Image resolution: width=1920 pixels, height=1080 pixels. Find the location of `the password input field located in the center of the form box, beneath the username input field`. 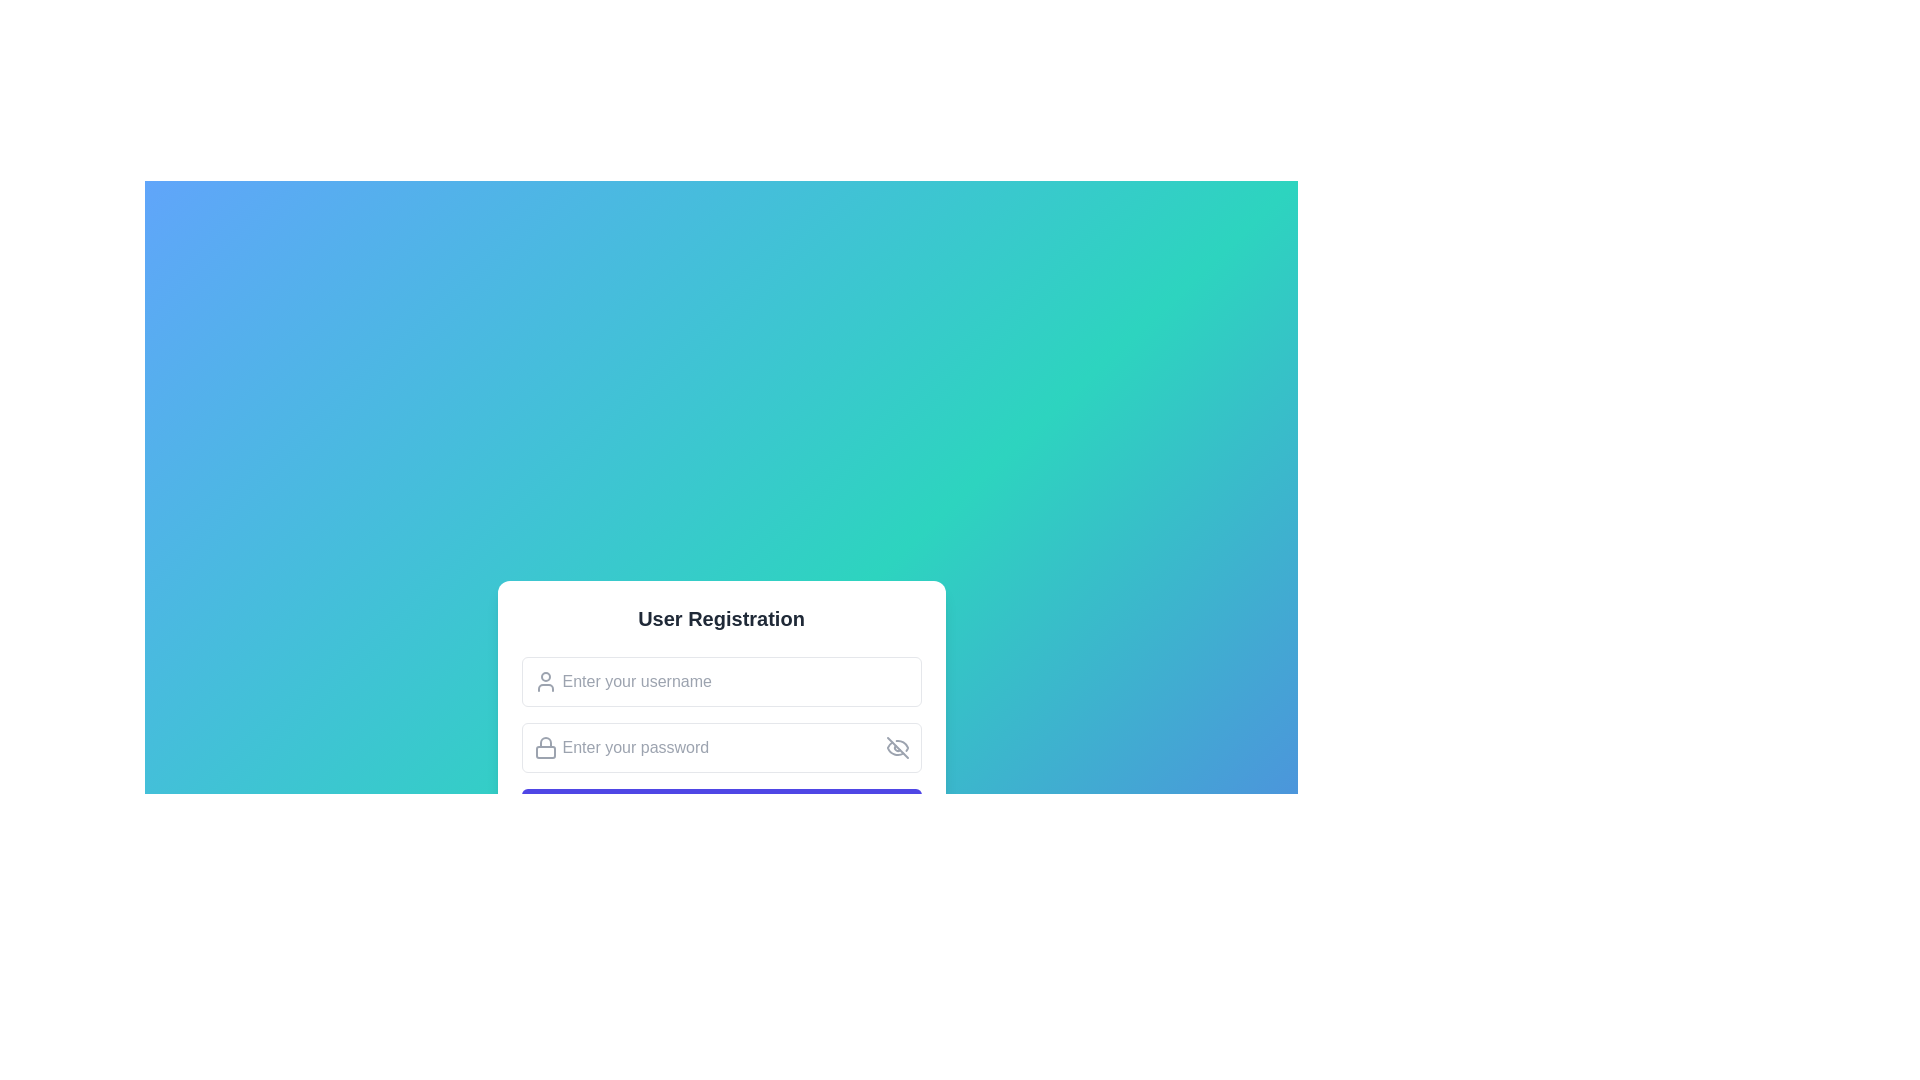

the password input field located in the center of the form box, beneath the username input field is located at coordinates (720, 748).